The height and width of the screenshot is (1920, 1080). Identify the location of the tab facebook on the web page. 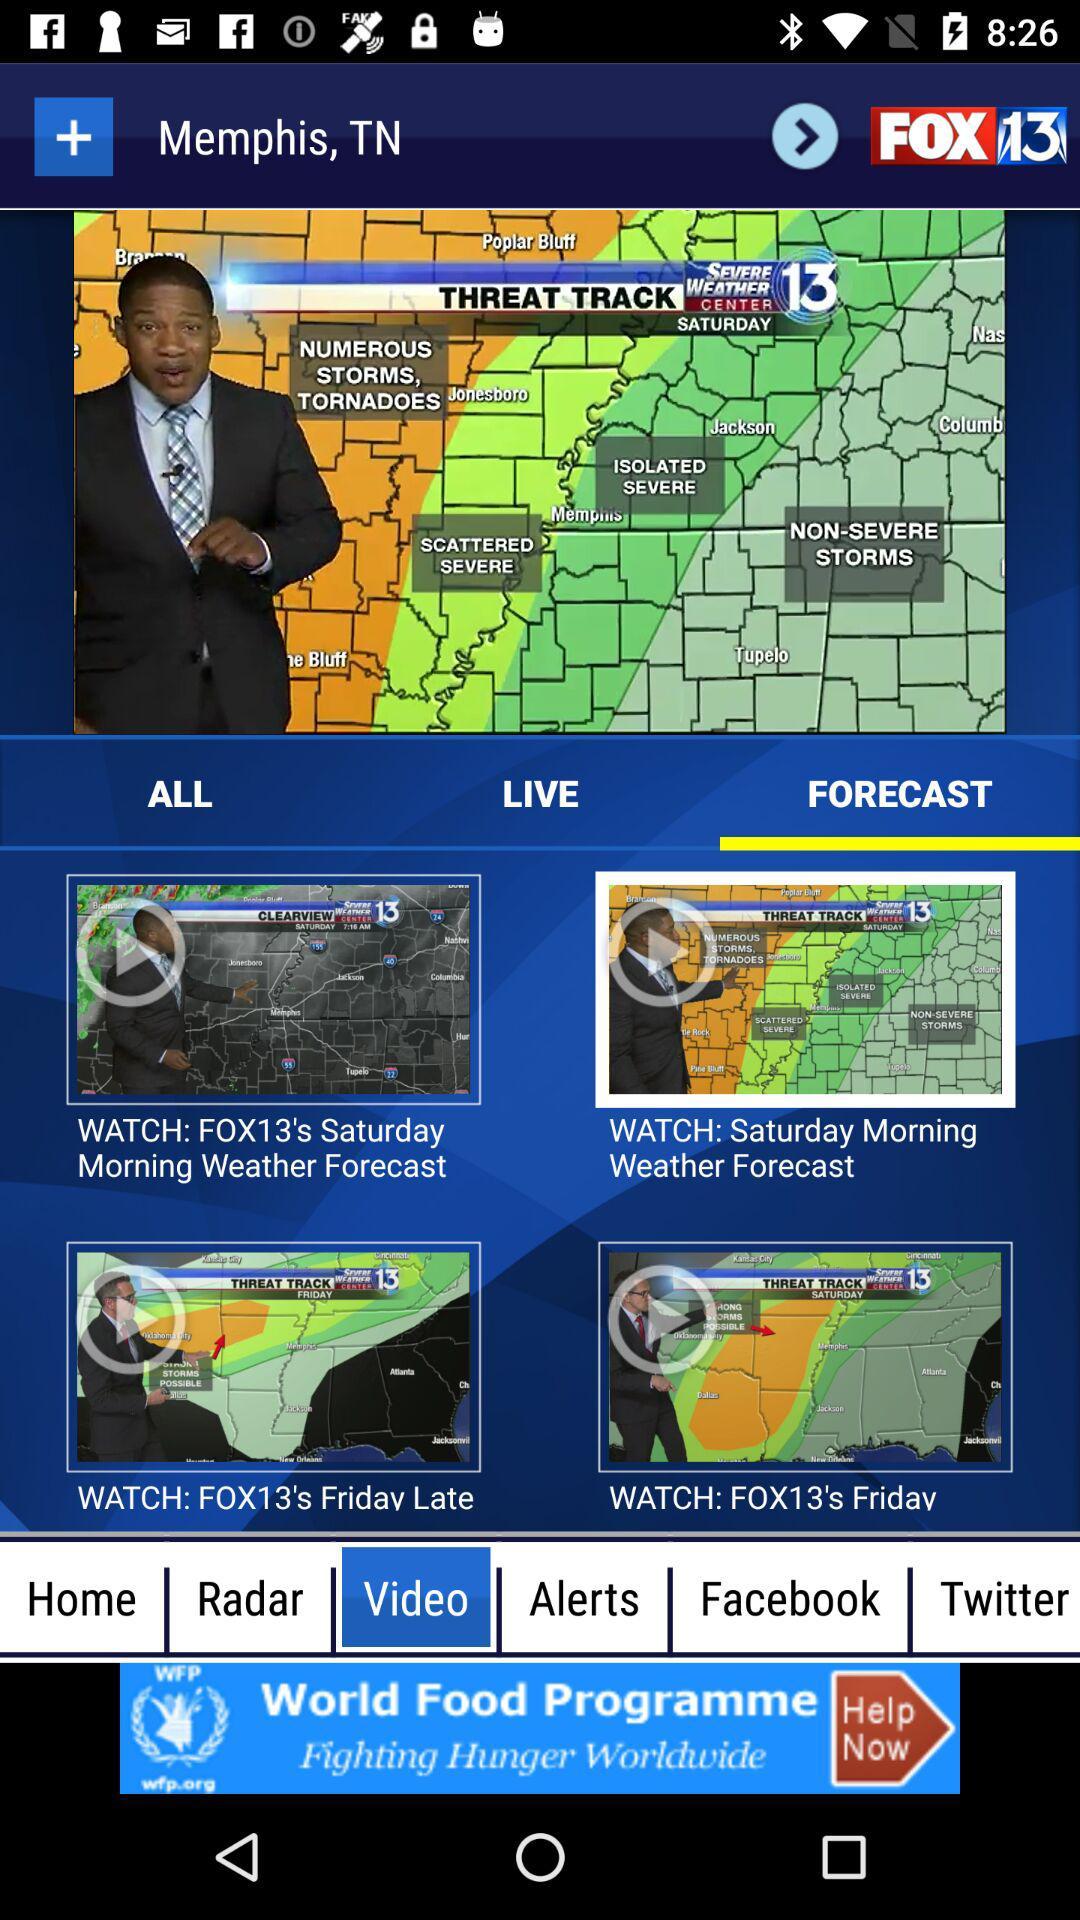
(789, 1596).